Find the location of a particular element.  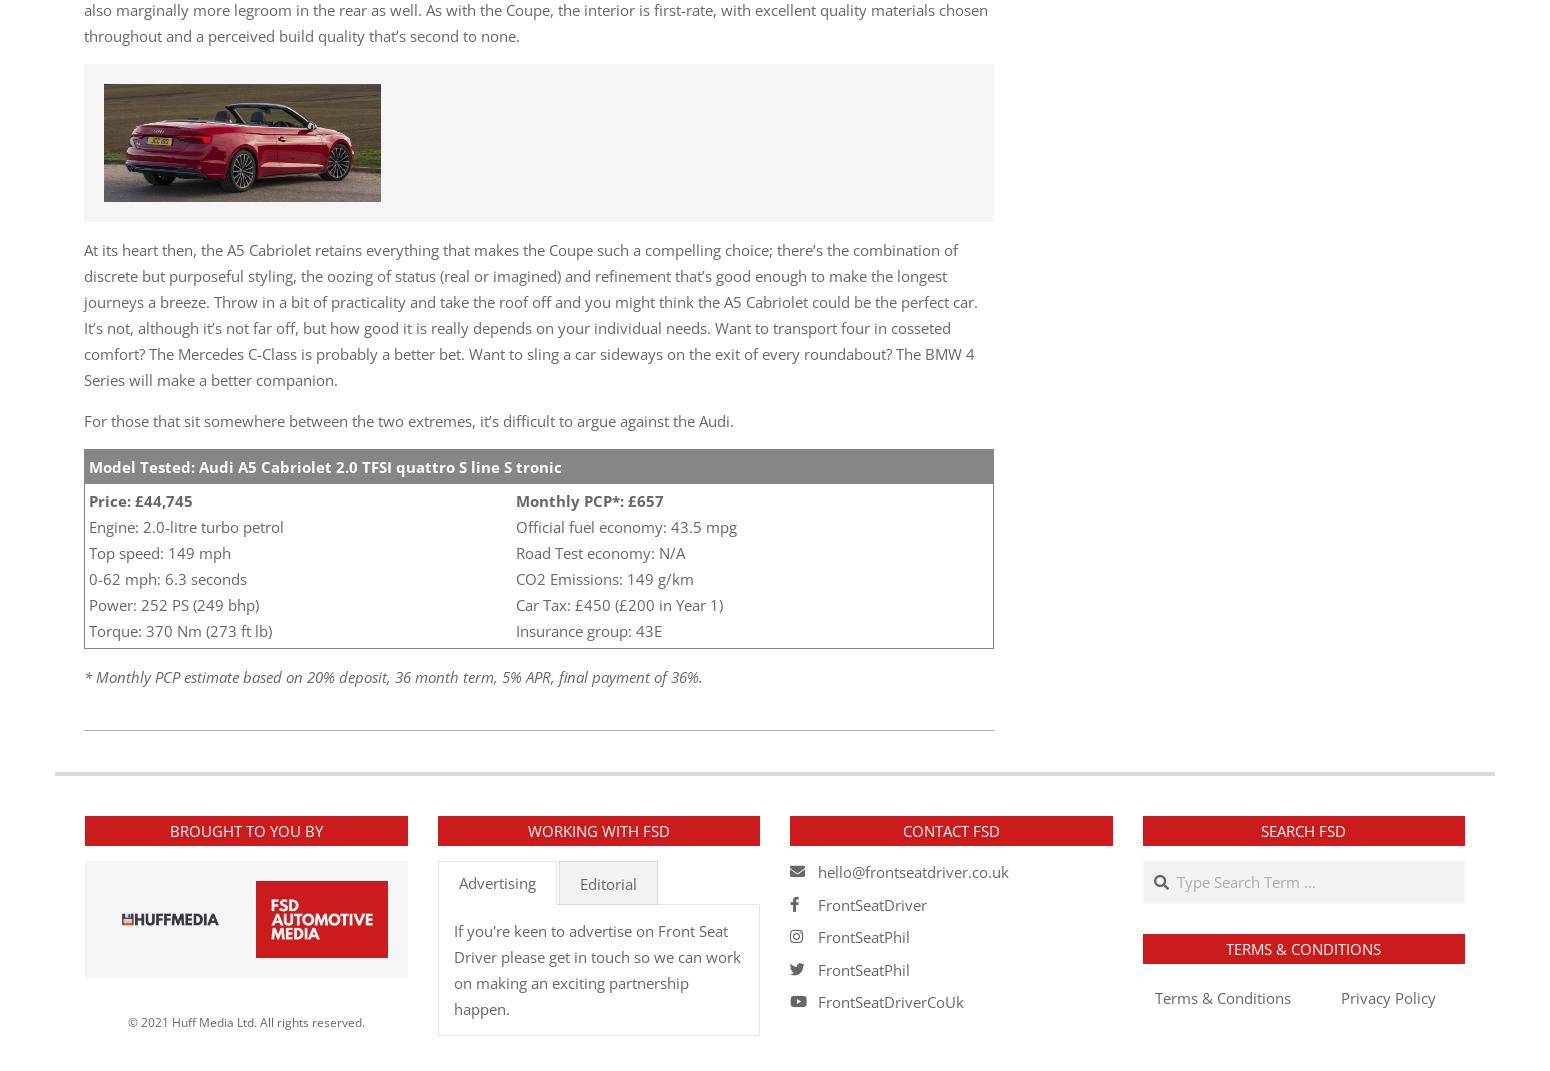

'Model Tested: Audi A5 Cabriolet 2.0 TFSI quattro S line S tronic' is located at coordinates (324, 465).